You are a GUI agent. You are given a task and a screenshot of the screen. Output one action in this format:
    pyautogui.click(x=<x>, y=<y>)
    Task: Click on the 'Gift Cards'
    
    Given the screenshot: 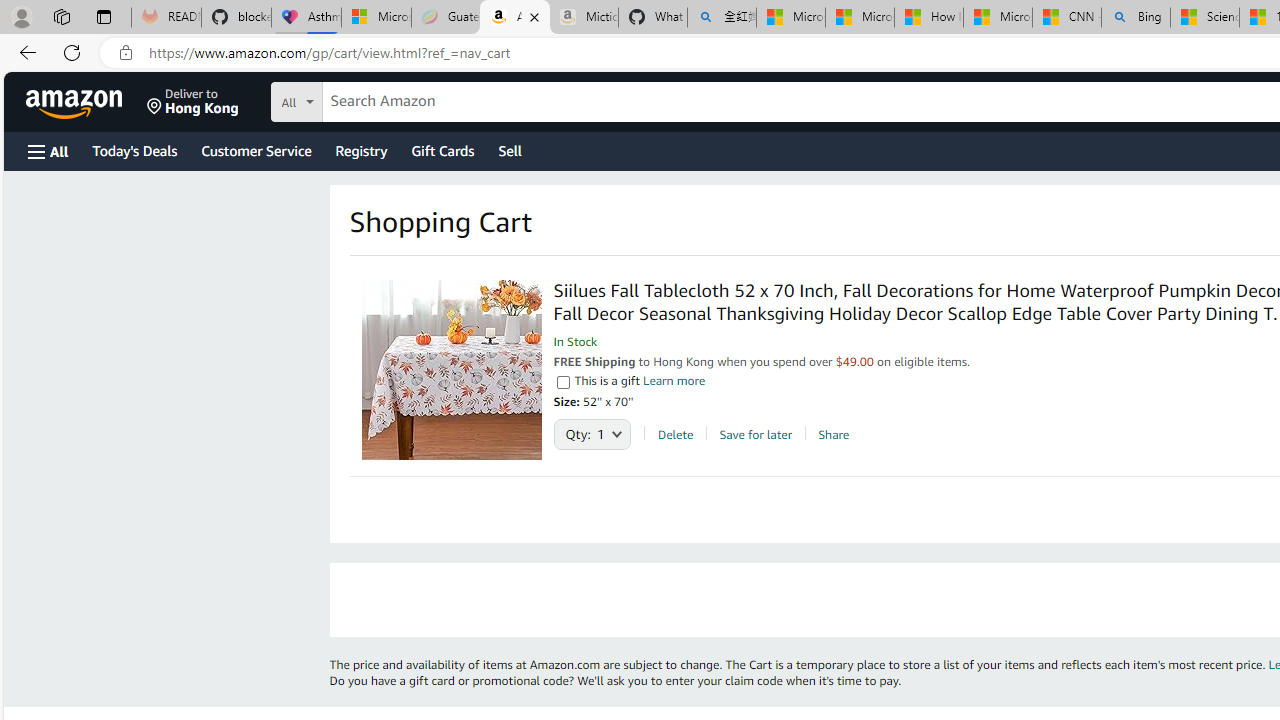 What is the action you would take?
    pyautogui.click(x=441, y=149)
    